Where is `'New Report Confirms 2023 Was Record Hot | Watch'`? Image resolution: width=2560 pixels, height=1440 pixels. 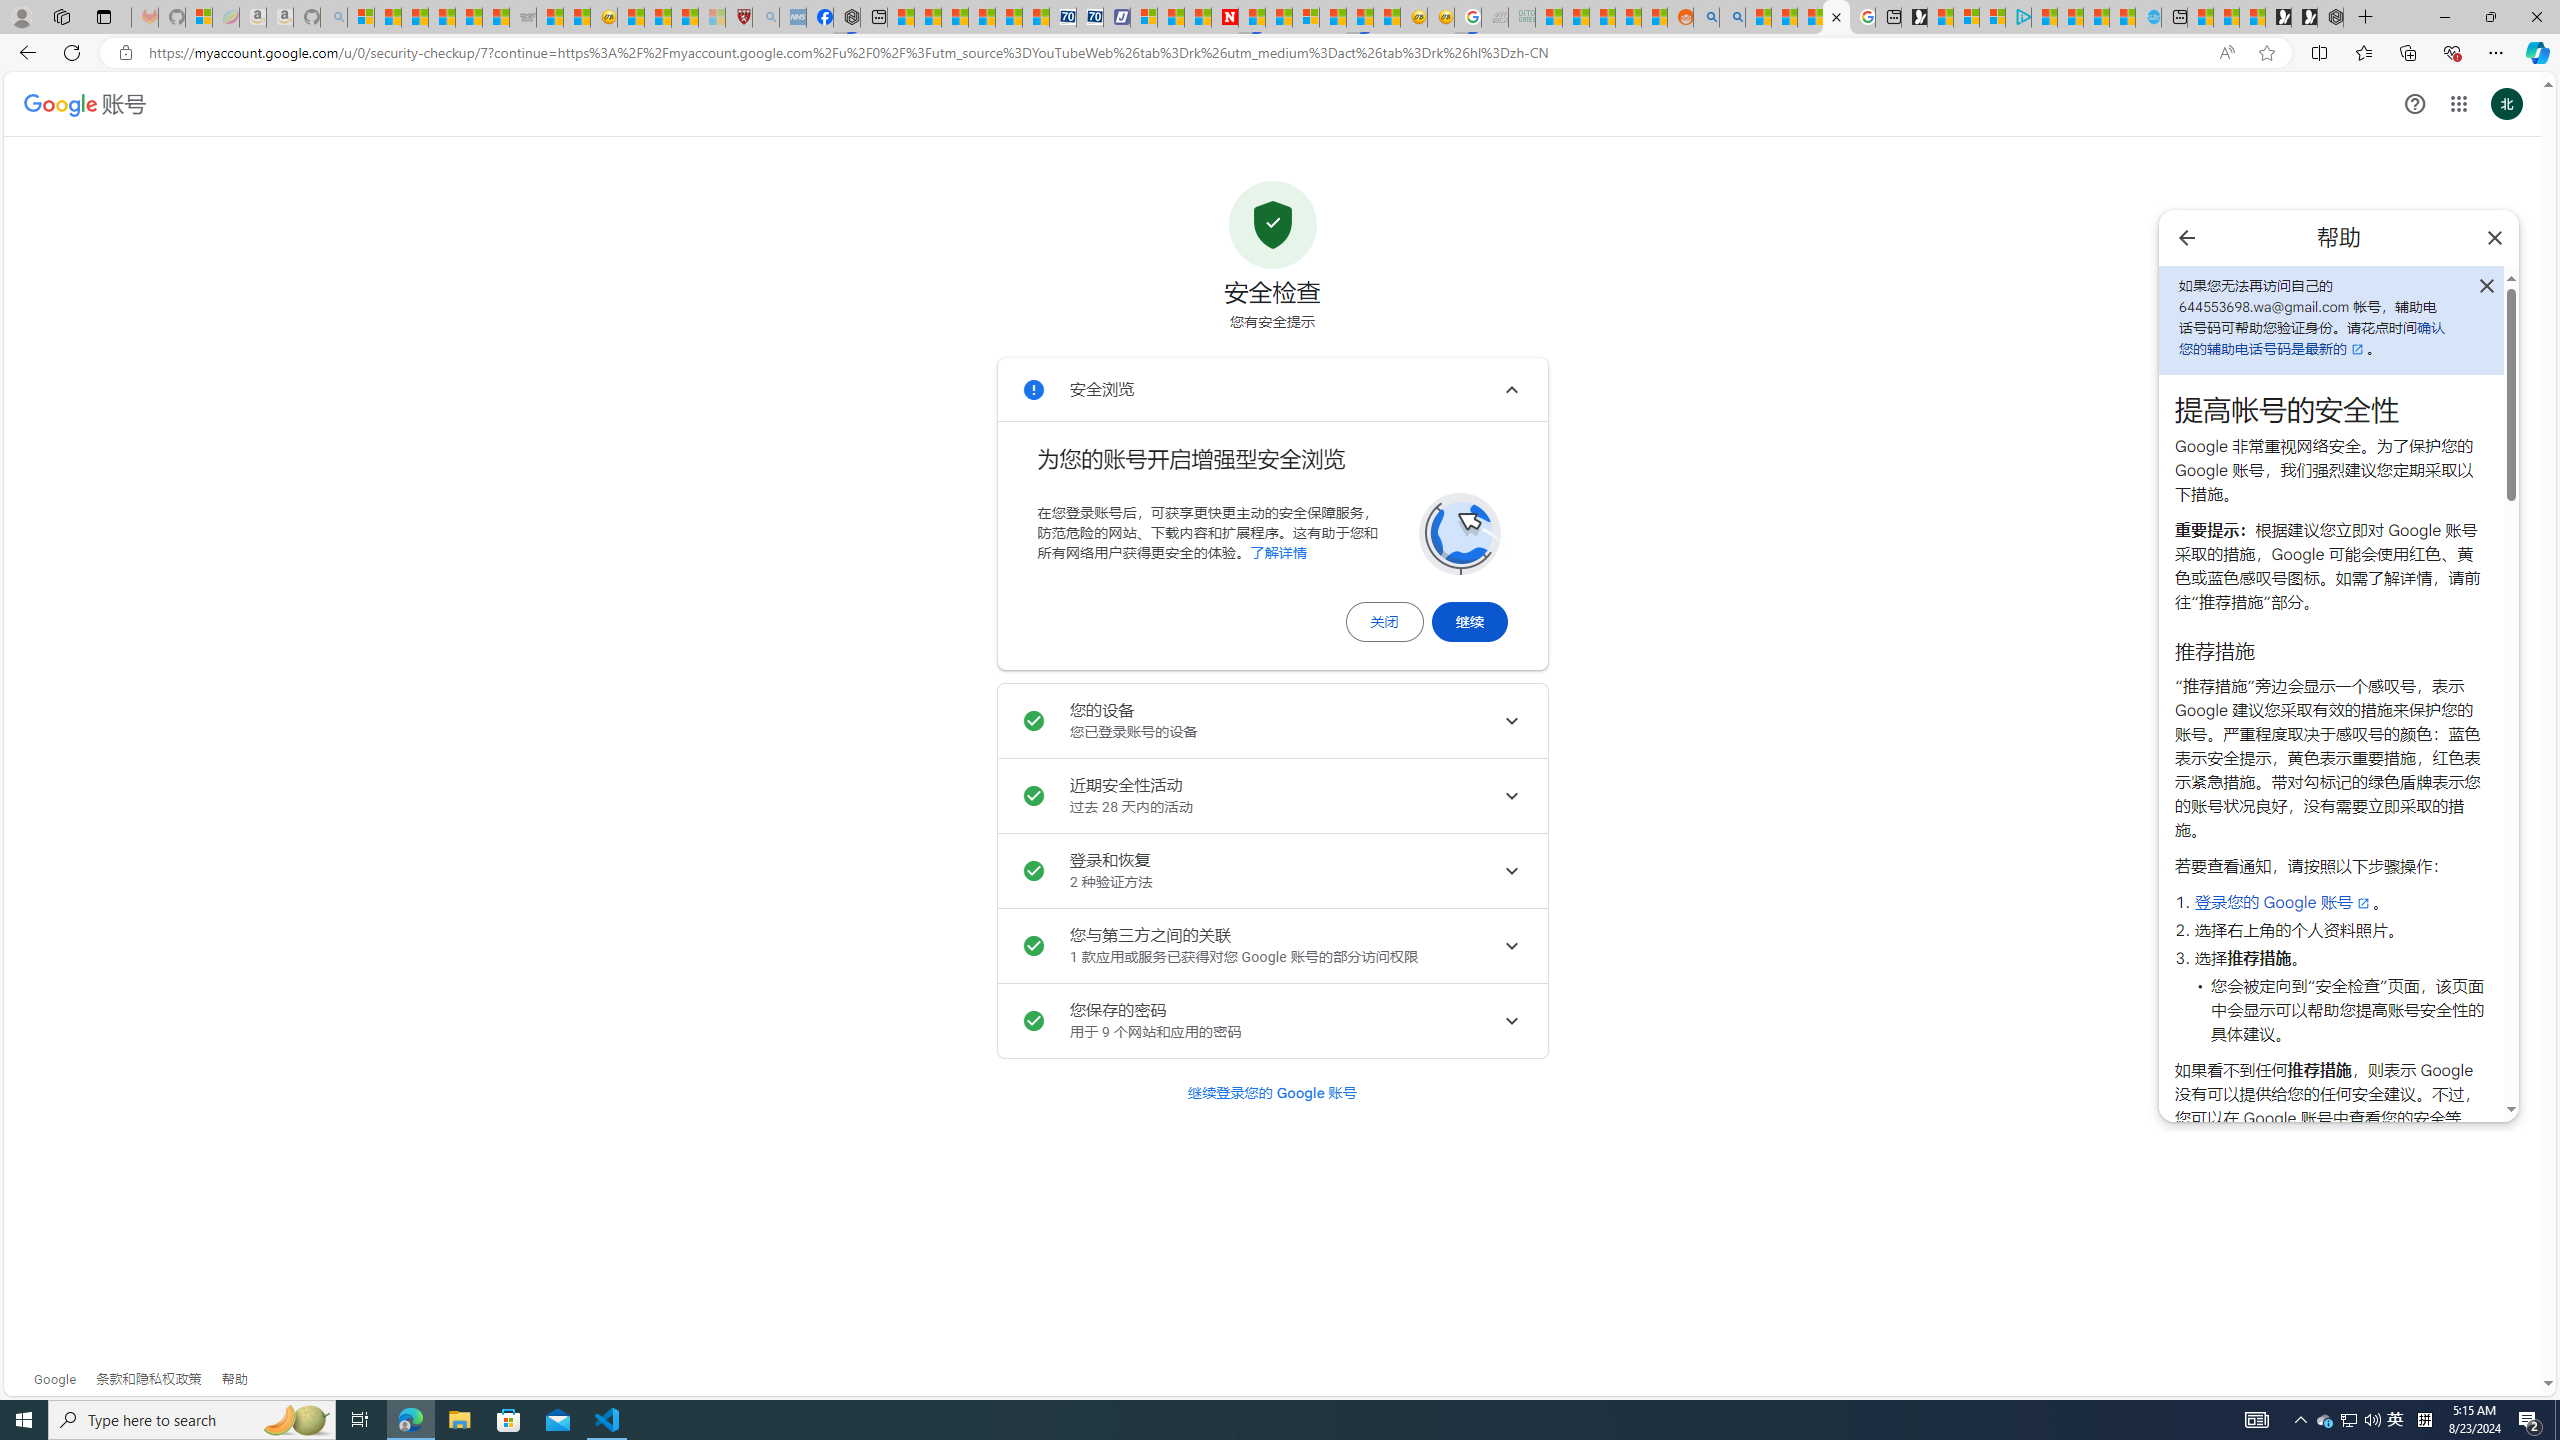 'New Report Confirms 2023 Was Record Hot | Watch' is located at coordinates (468, 16).